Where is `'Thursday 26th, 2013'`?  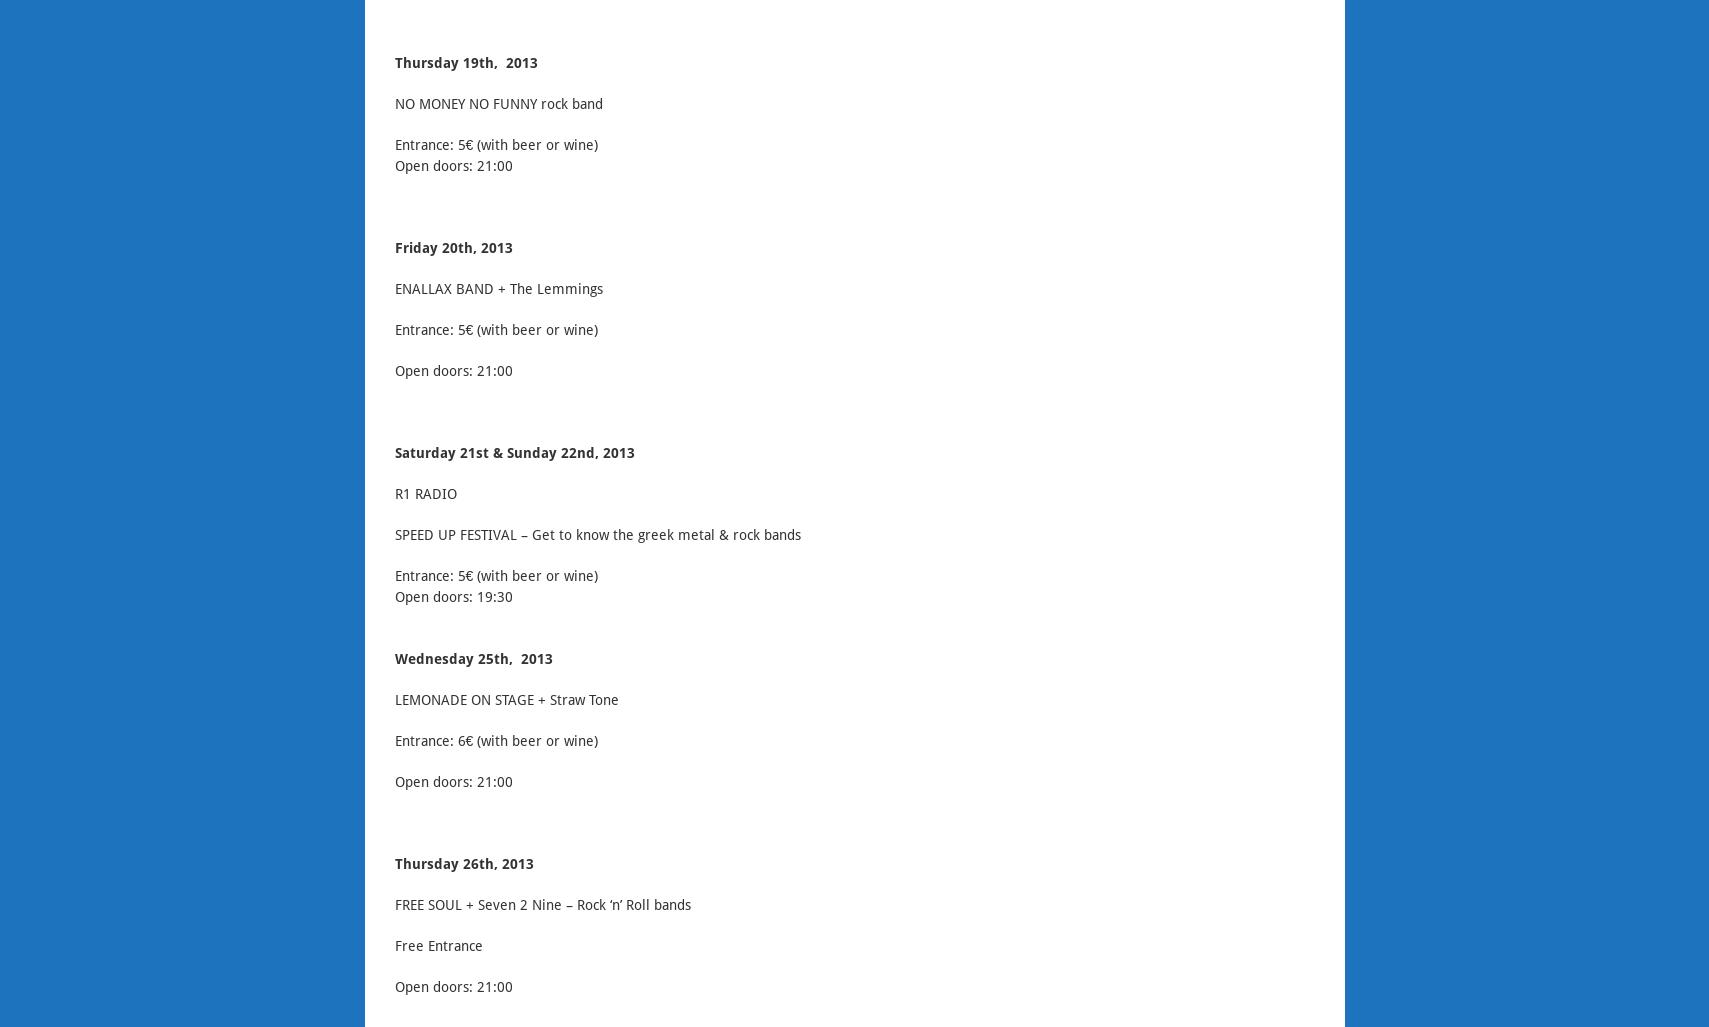 'Thursday 26th, 2013' is located at coordinates (462, 864).